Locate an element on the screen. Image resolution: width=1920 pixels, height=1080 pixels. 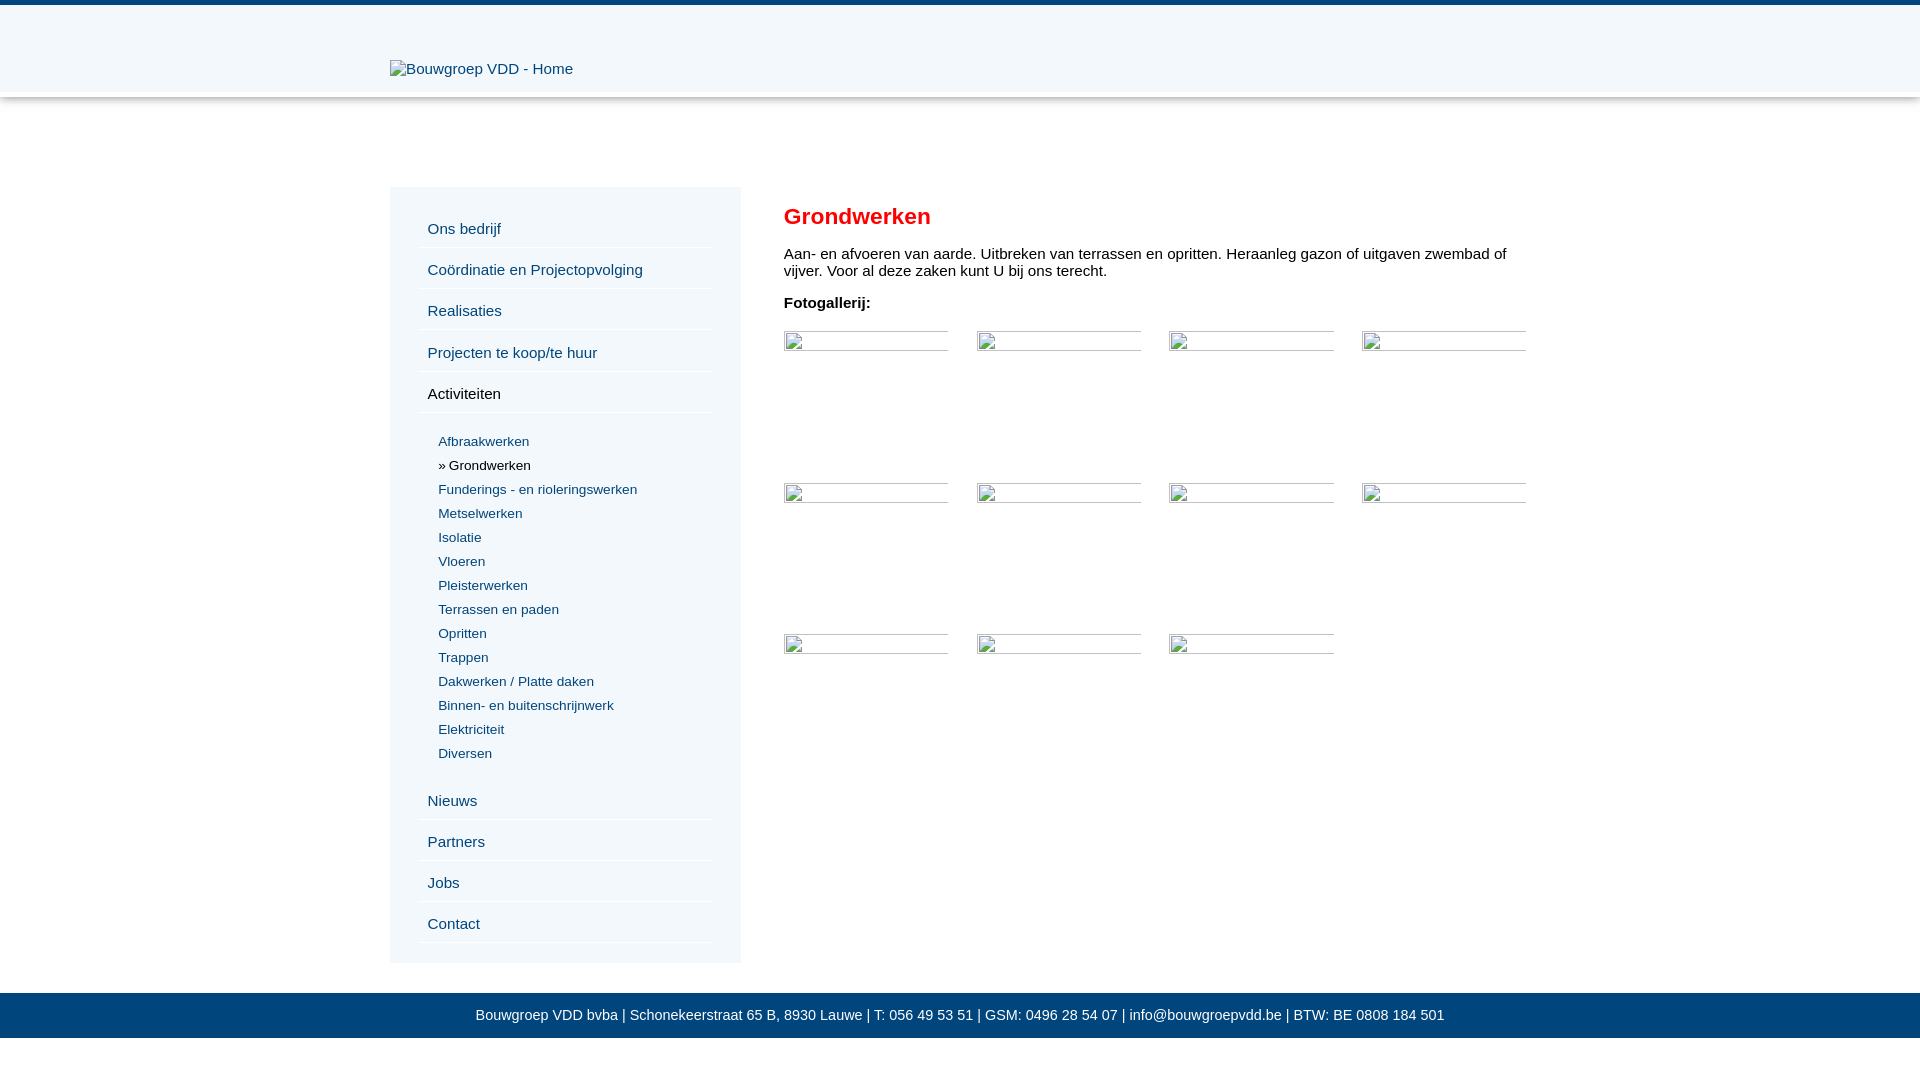
'Contact' is located at coordinates (564, 924).